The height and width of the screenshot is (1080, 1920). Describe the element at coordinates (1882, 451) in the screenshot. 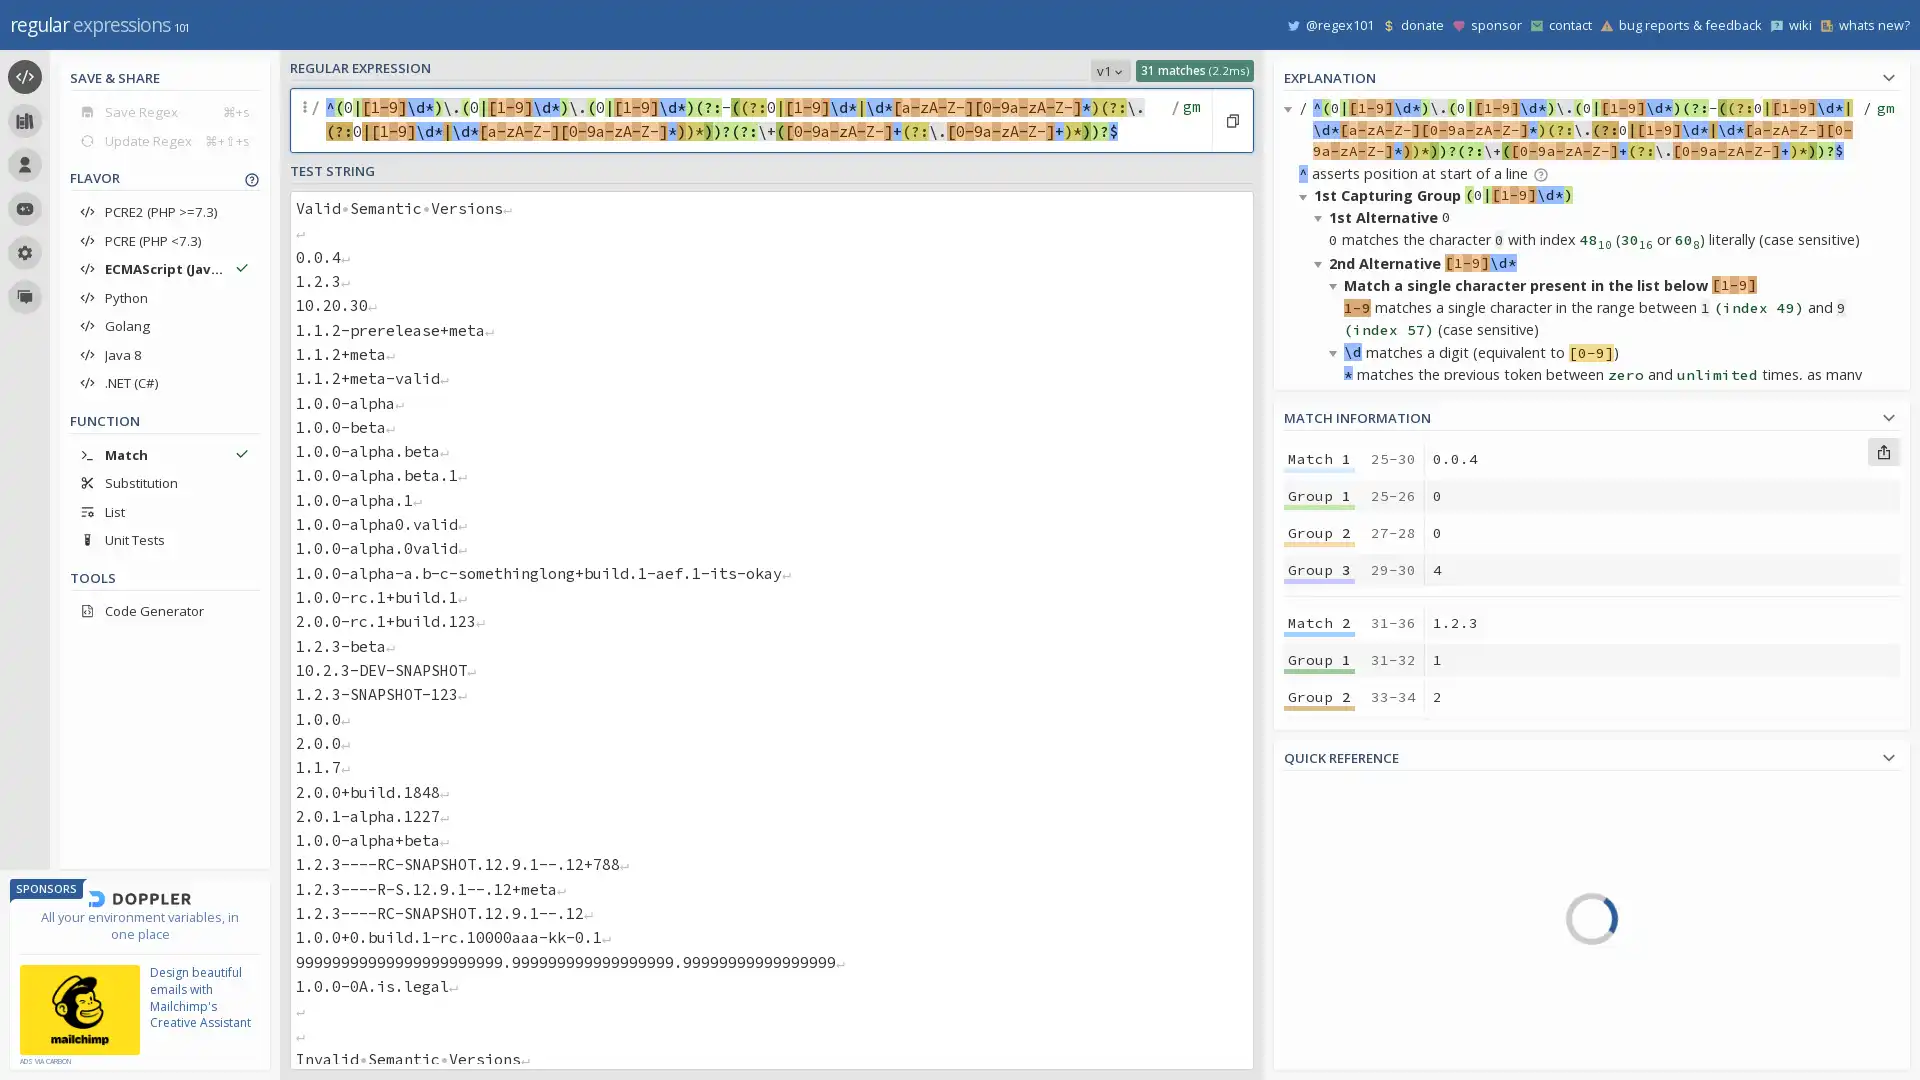

I see `Export Matches` at that location.